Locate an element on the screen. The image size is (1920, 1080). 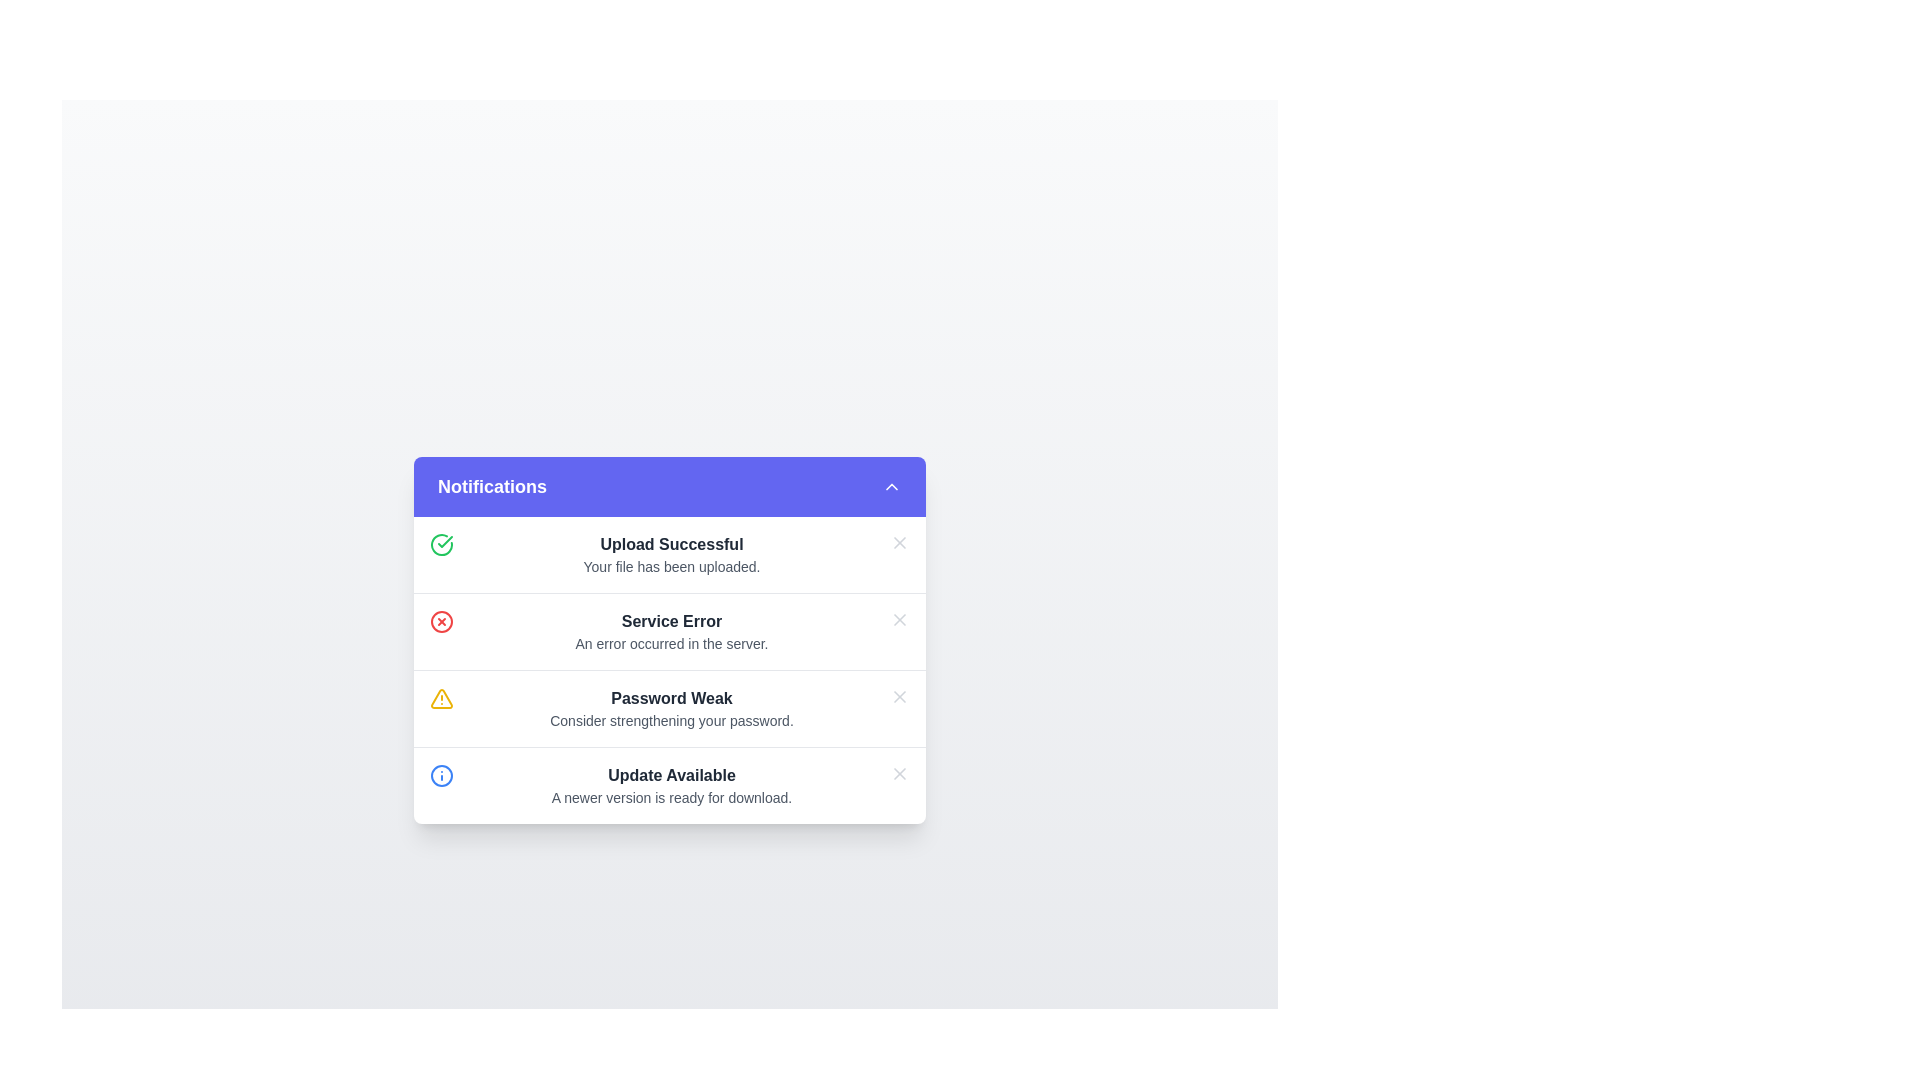
the text label that conveys a supplementary message about the notification titled 'Update Available', located underneath it in the last notification block is located at coordinates (672, 796).